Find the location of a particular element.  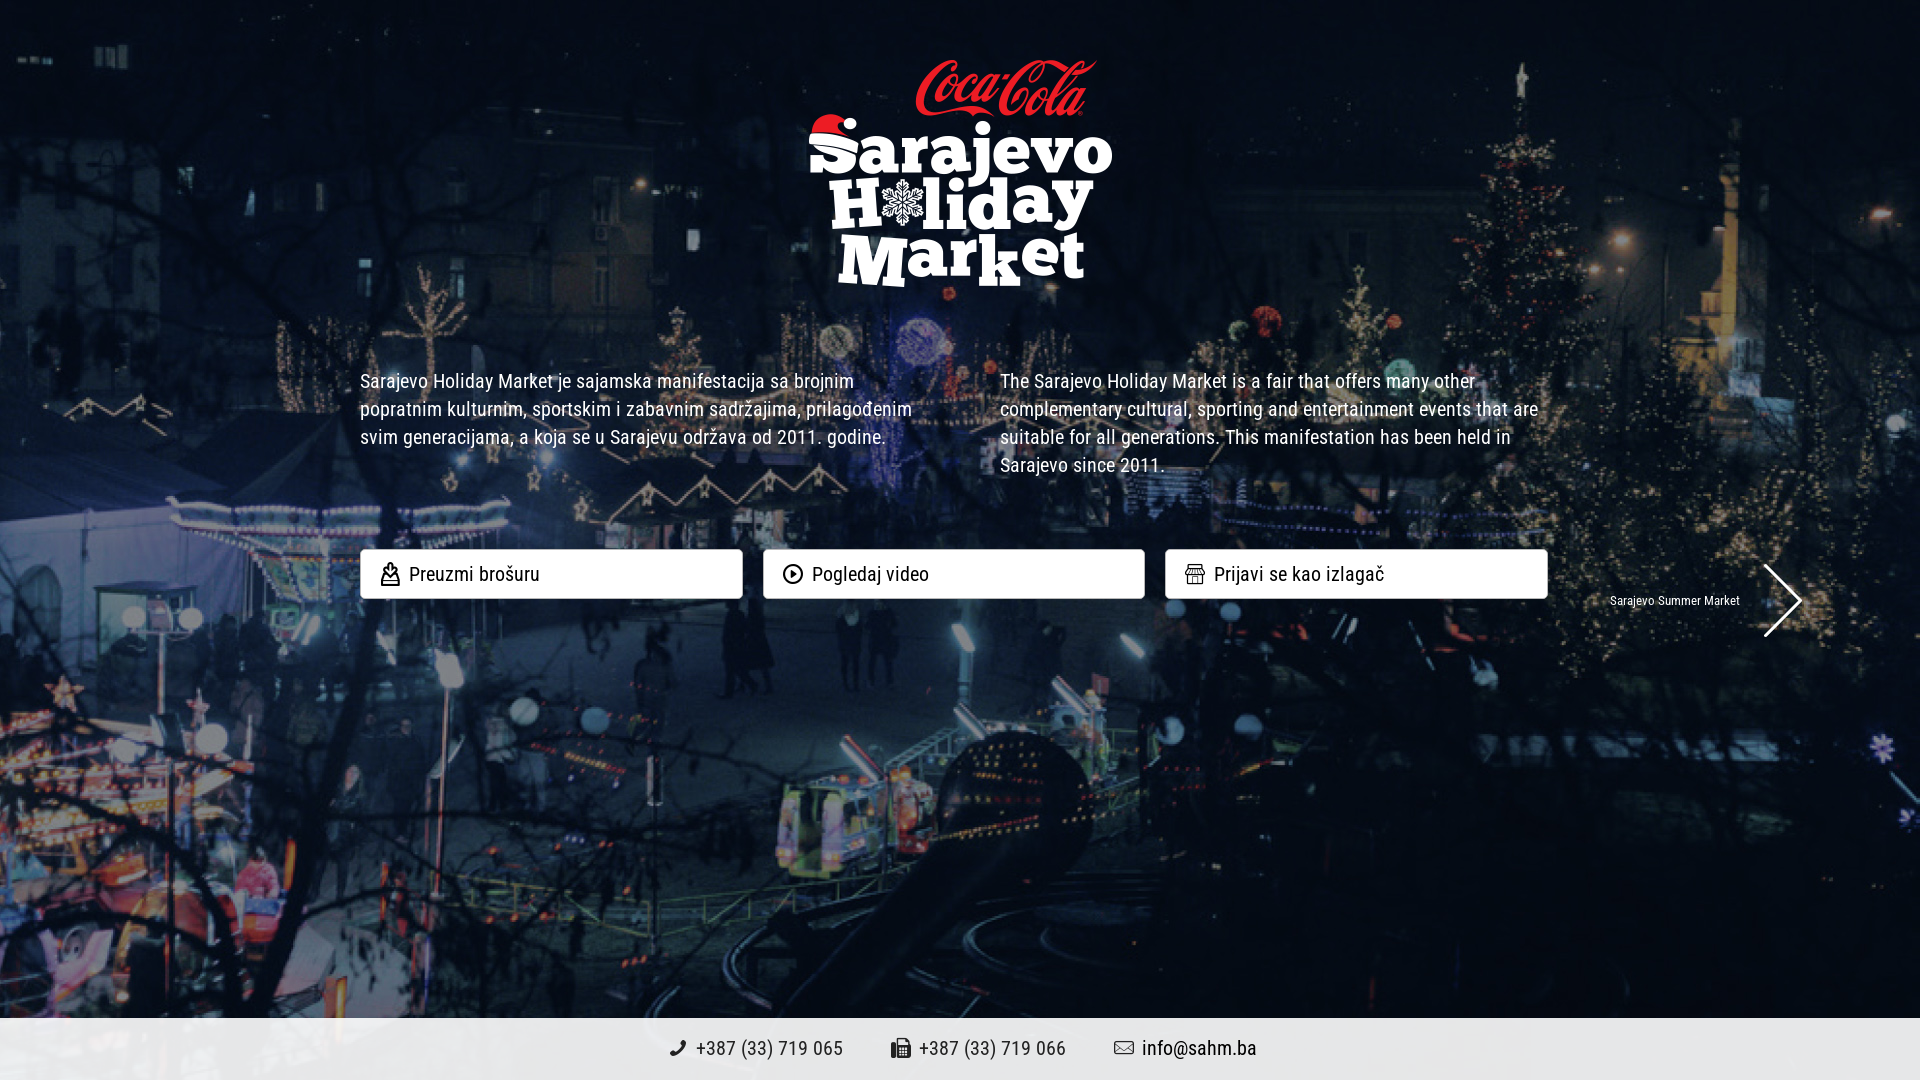

'info@sahm.ba' is located at coordinates (1199, 1047).